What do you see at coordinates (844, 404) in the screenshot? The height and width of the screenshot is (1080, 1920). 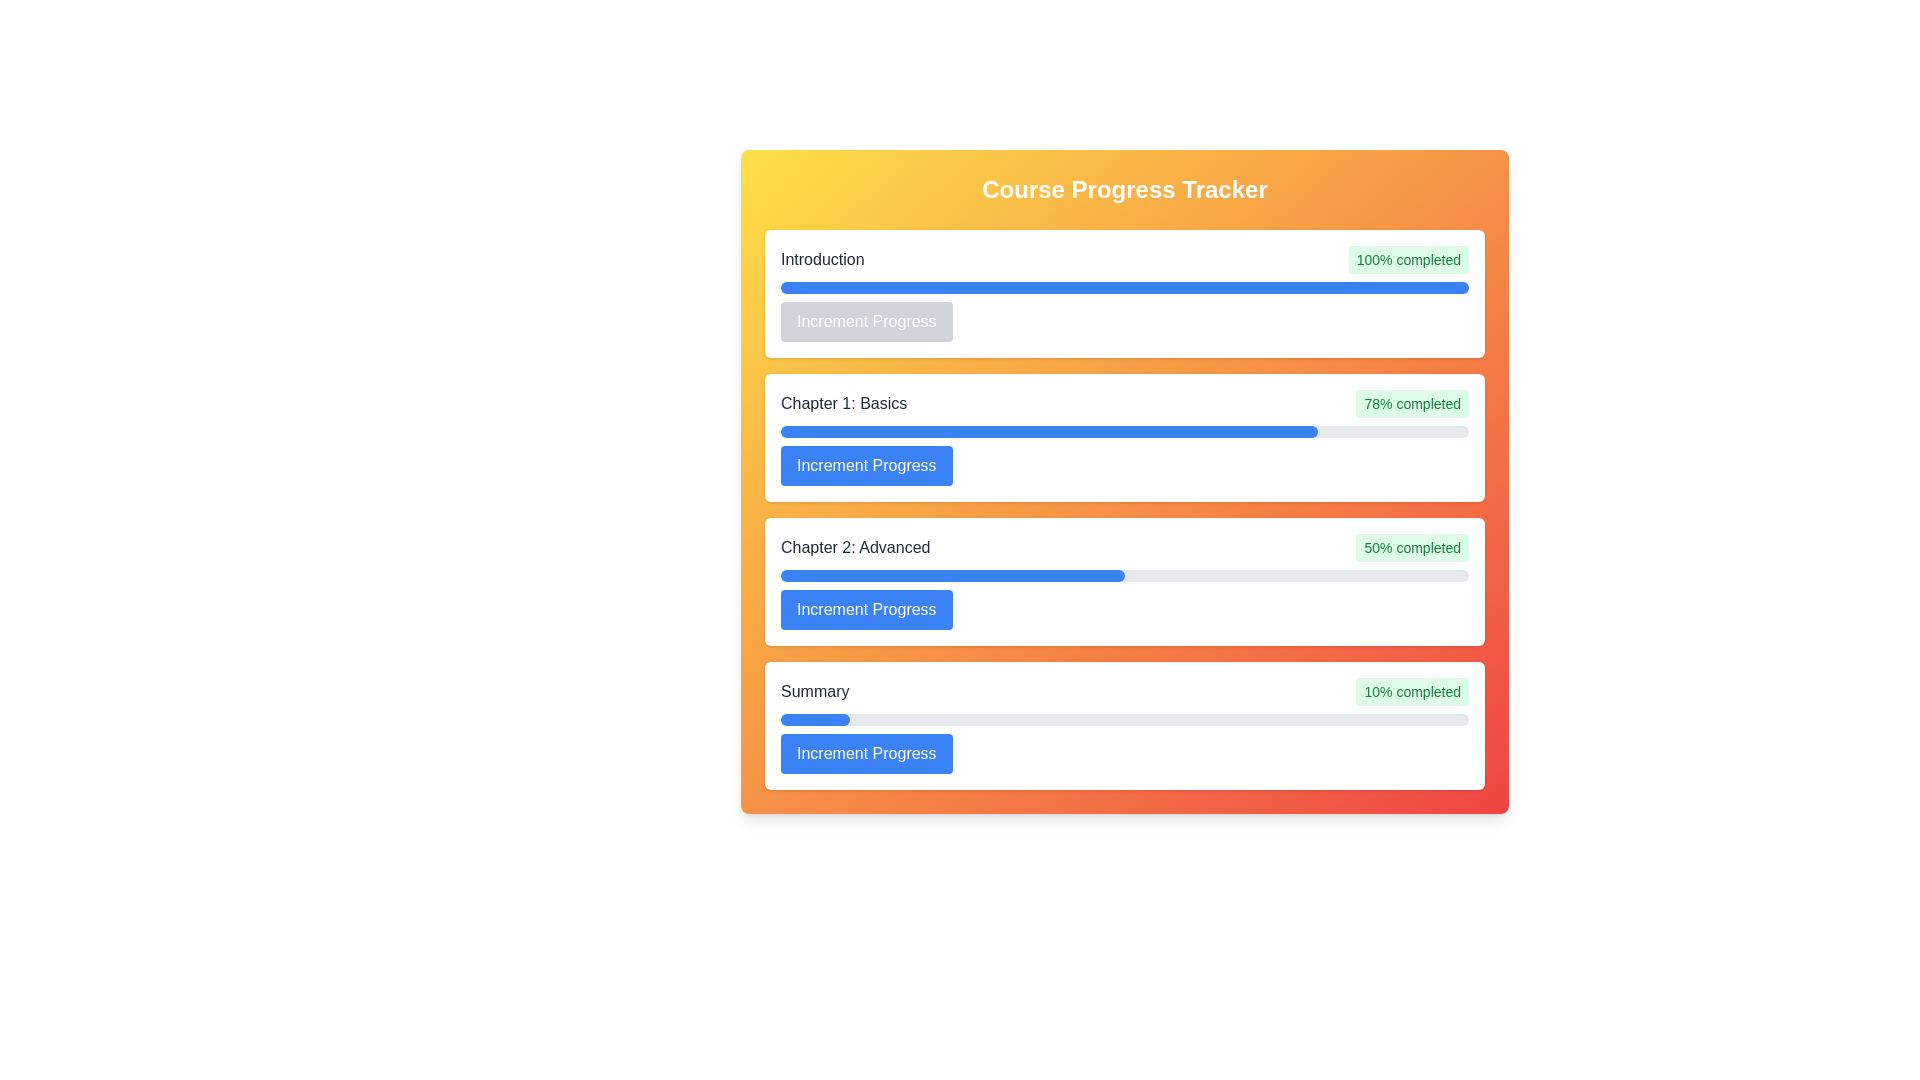 I see `the text label 'Chapter 1: Basics' which is displayed in bold, gray-black font and is aligned to the left within its section` at bounding box center [844, 404].